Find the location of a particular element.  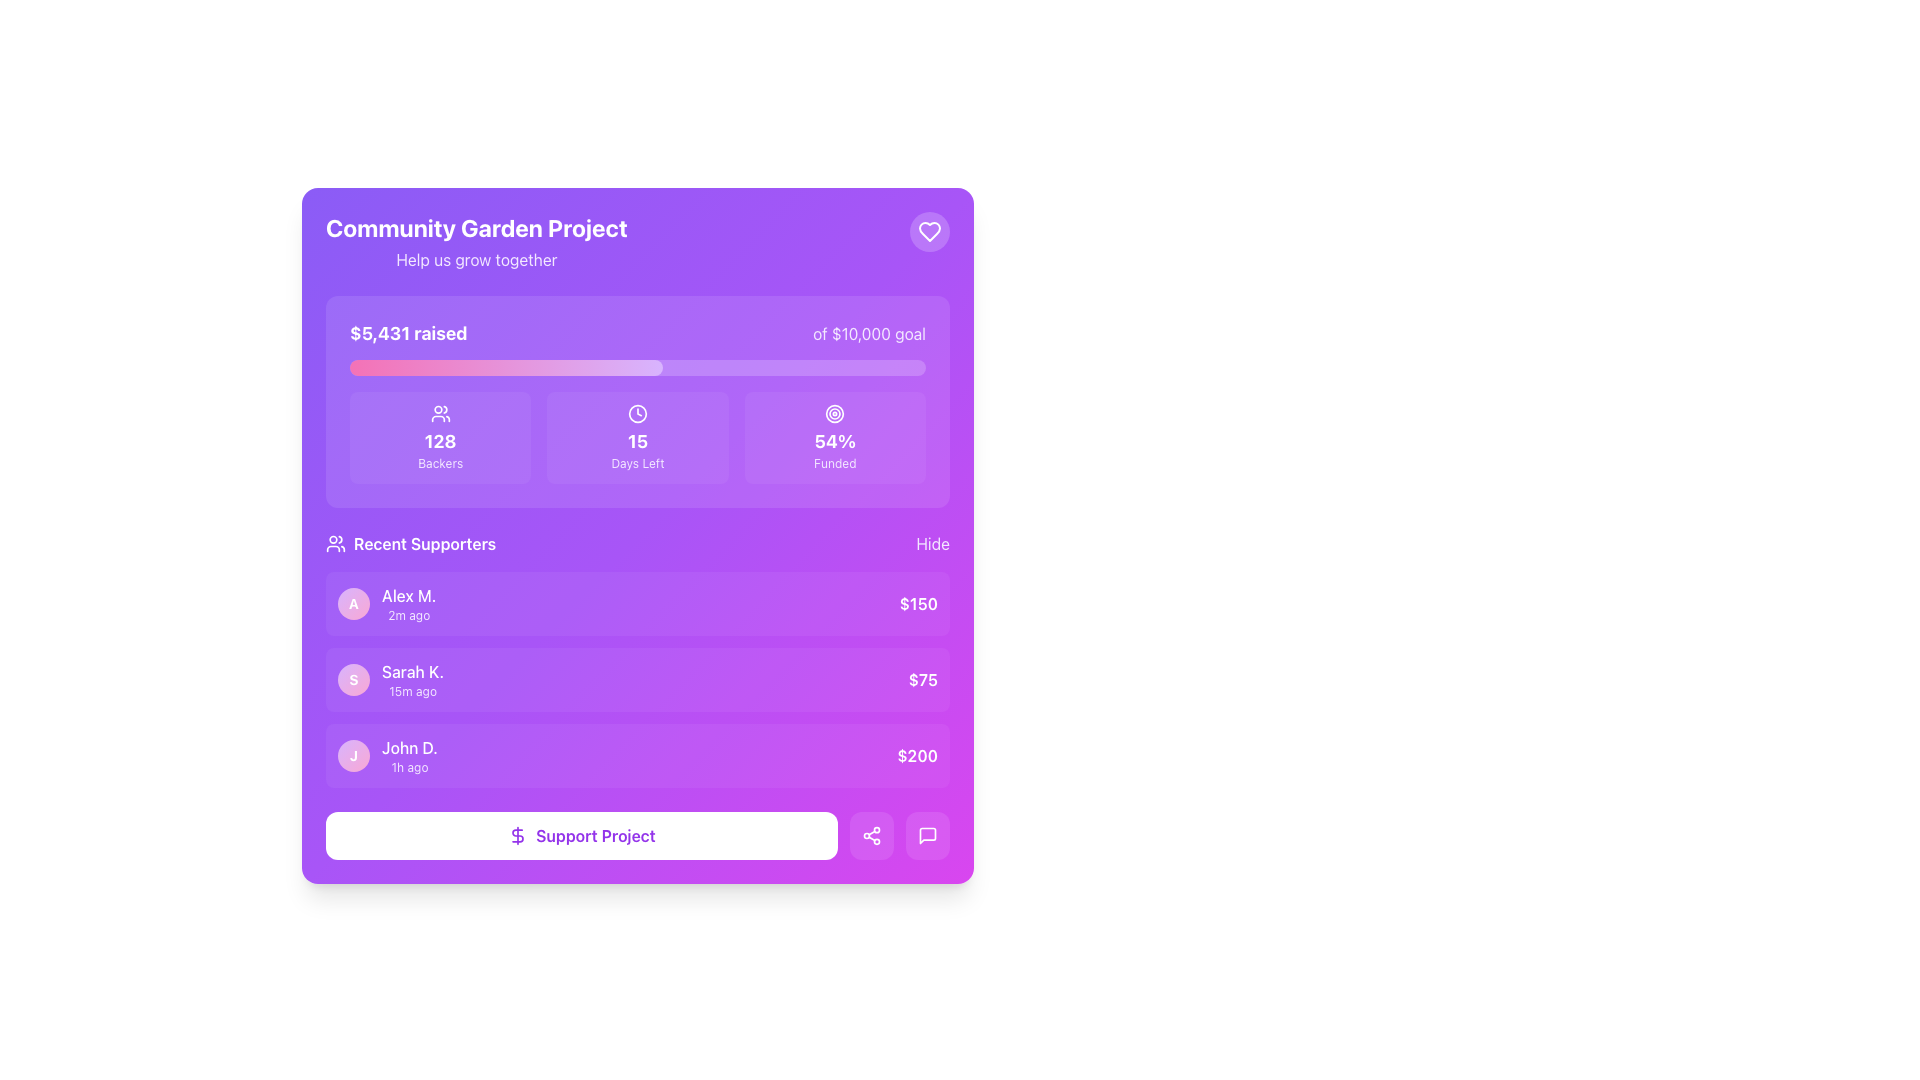

the heart icon, which is styled with a white stroke on a vibrant purple circular background, located in the top-right corner of the card-like section is located at coordinates (929, 230).